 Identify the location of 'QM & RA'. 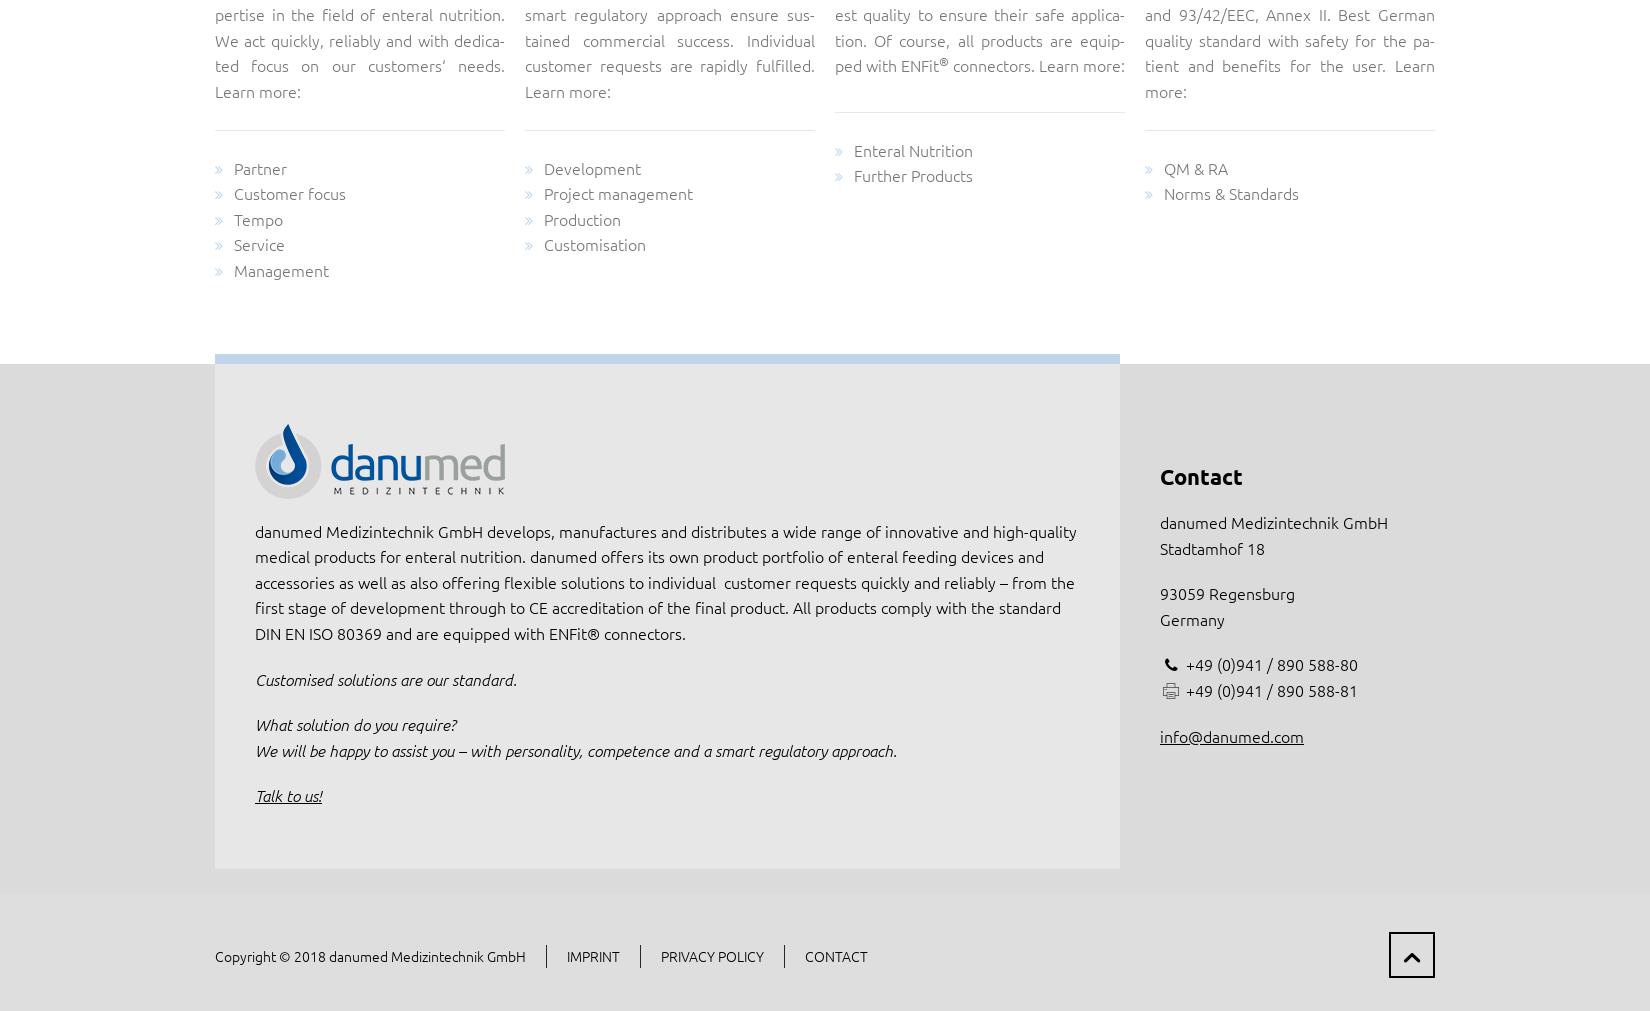
(1195, 166).